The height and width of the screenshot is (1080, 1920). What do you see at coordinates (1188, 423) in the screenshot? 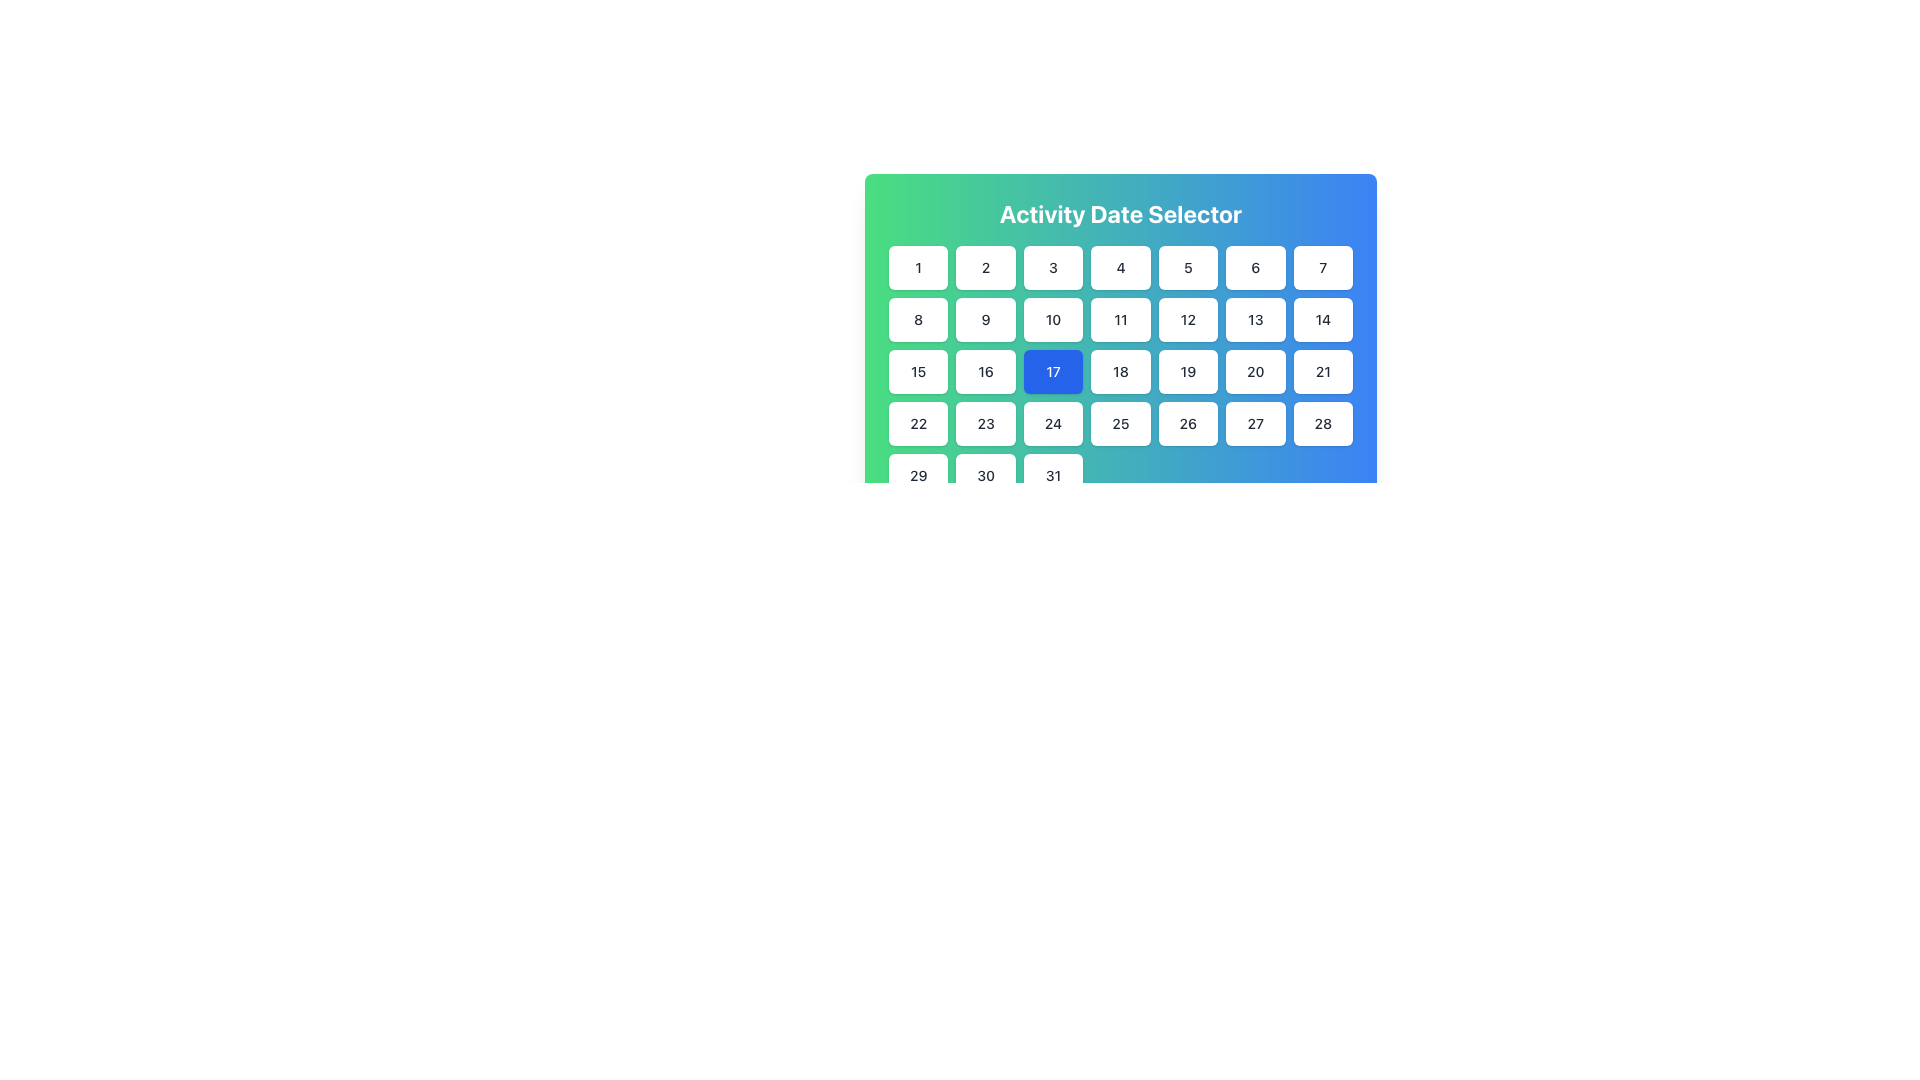
I see `the button representing the date in the calendar date picker interface located in the fifth column of the fourth row` at bounding box center [1188, 423].